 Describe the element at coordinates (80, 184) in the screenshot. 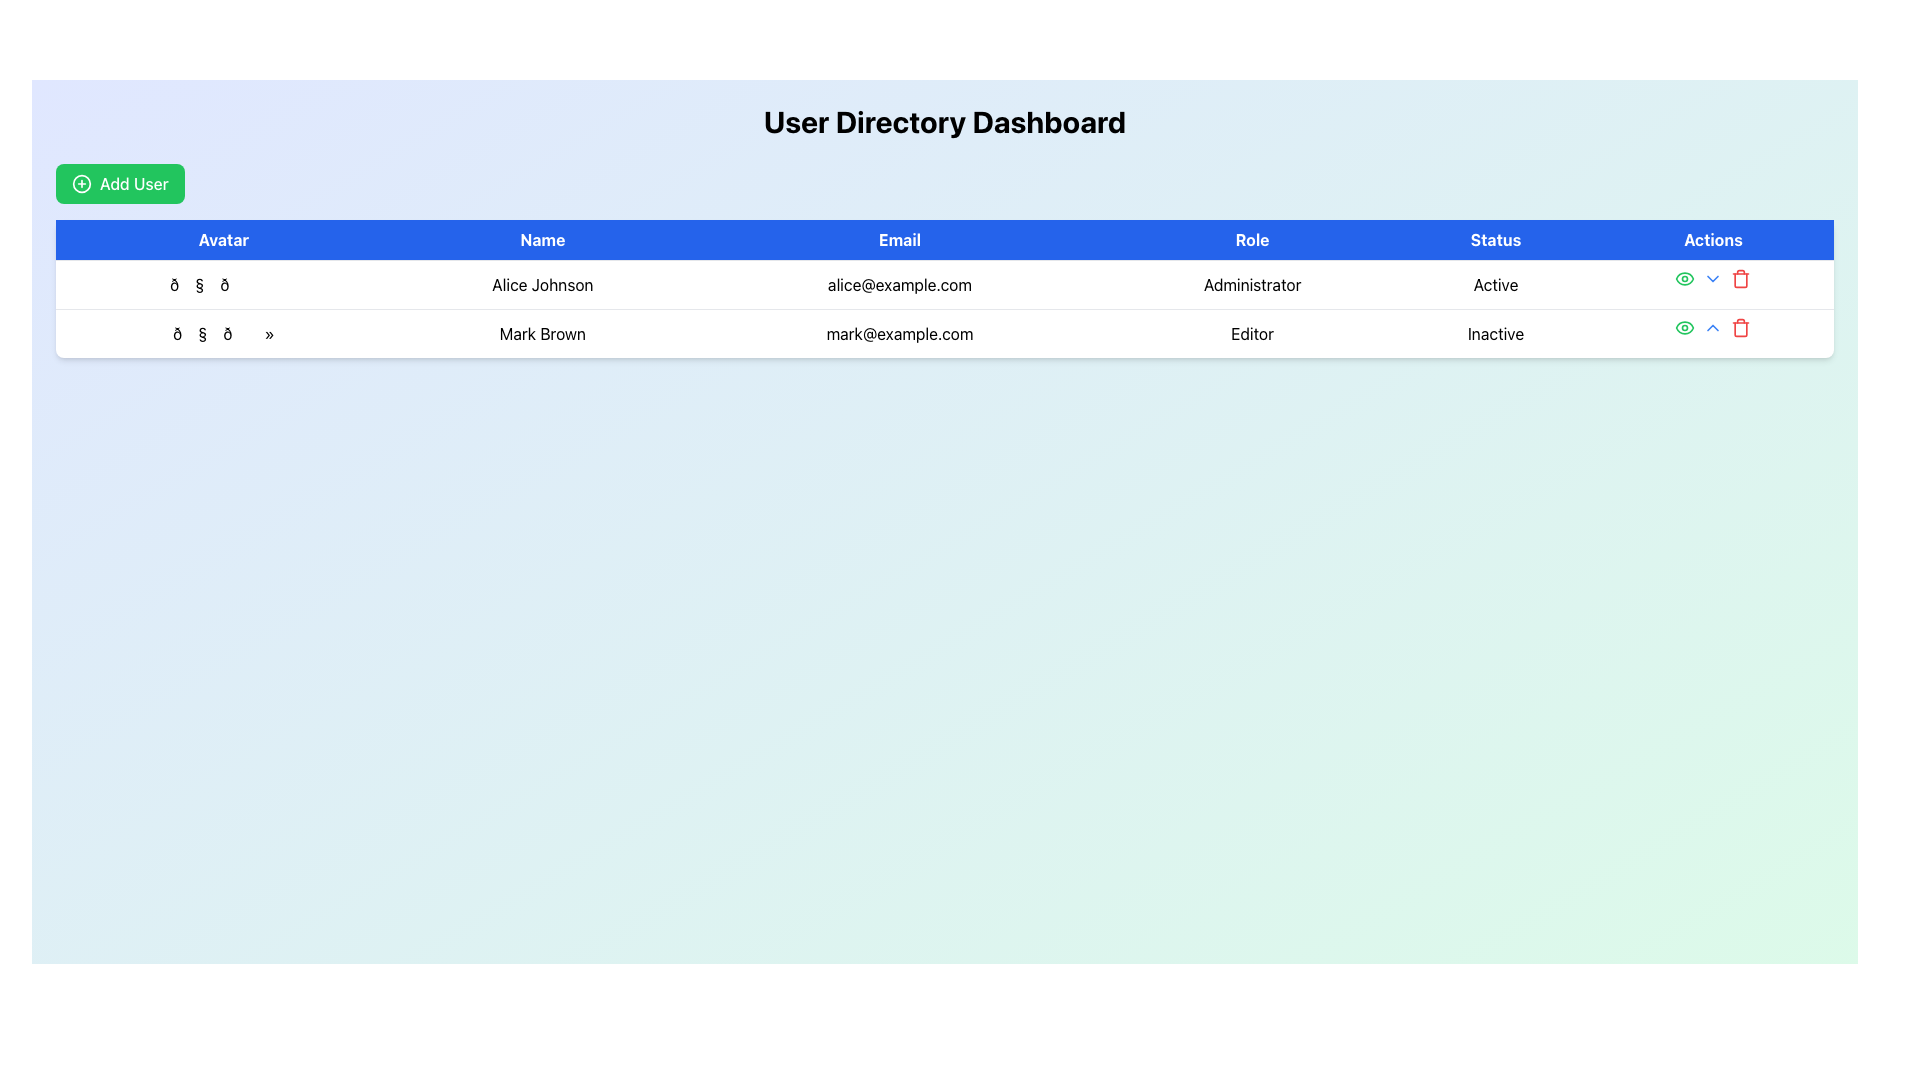

I see `the circular icon with a plus sign located within the green rectangular button labeled 'Add User' at the top left of the page` at that location.